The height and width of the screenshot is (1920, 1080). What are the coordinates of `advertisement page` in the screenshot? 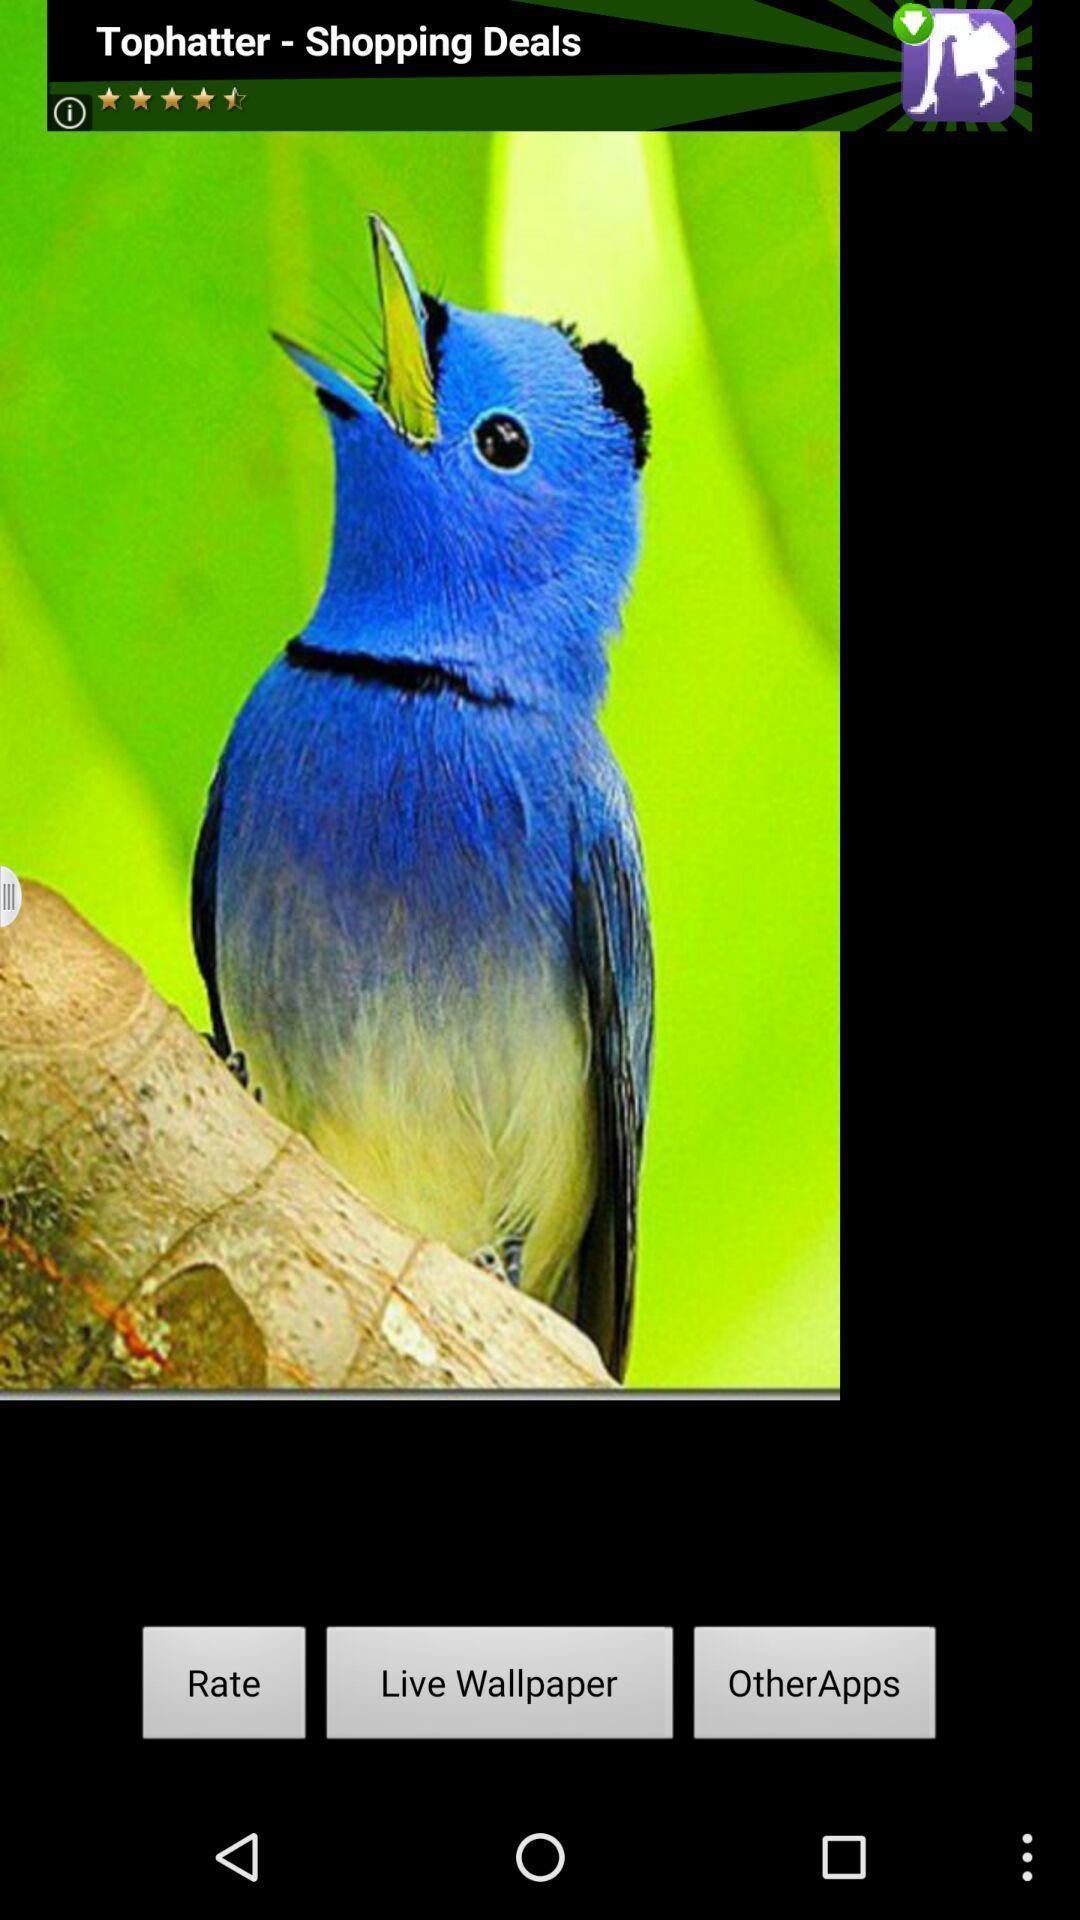 It's located at (538, 65).